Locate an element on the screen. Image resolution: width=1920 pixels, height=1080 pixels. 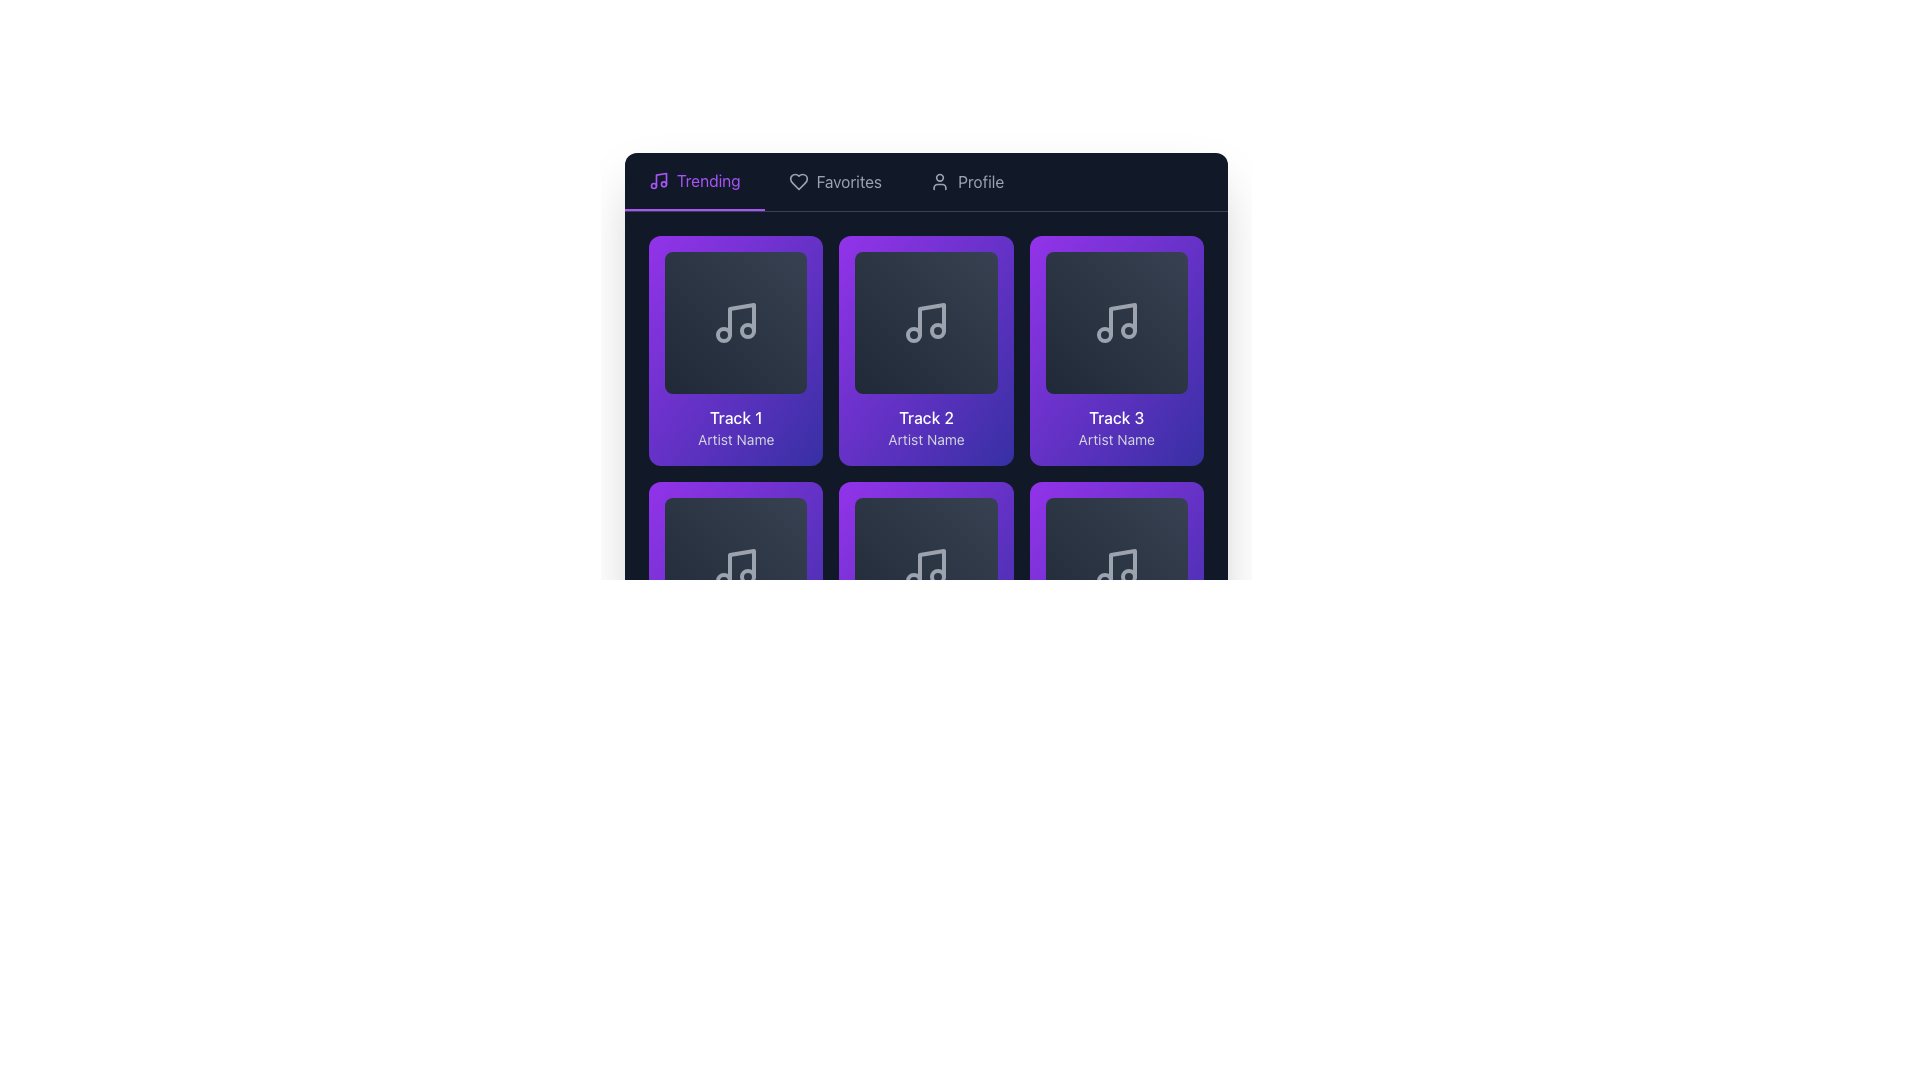
the music note icon located in the middle row of the card grid layout, which serves as a decorative indicator of music content is located at coordinates (931, 566).